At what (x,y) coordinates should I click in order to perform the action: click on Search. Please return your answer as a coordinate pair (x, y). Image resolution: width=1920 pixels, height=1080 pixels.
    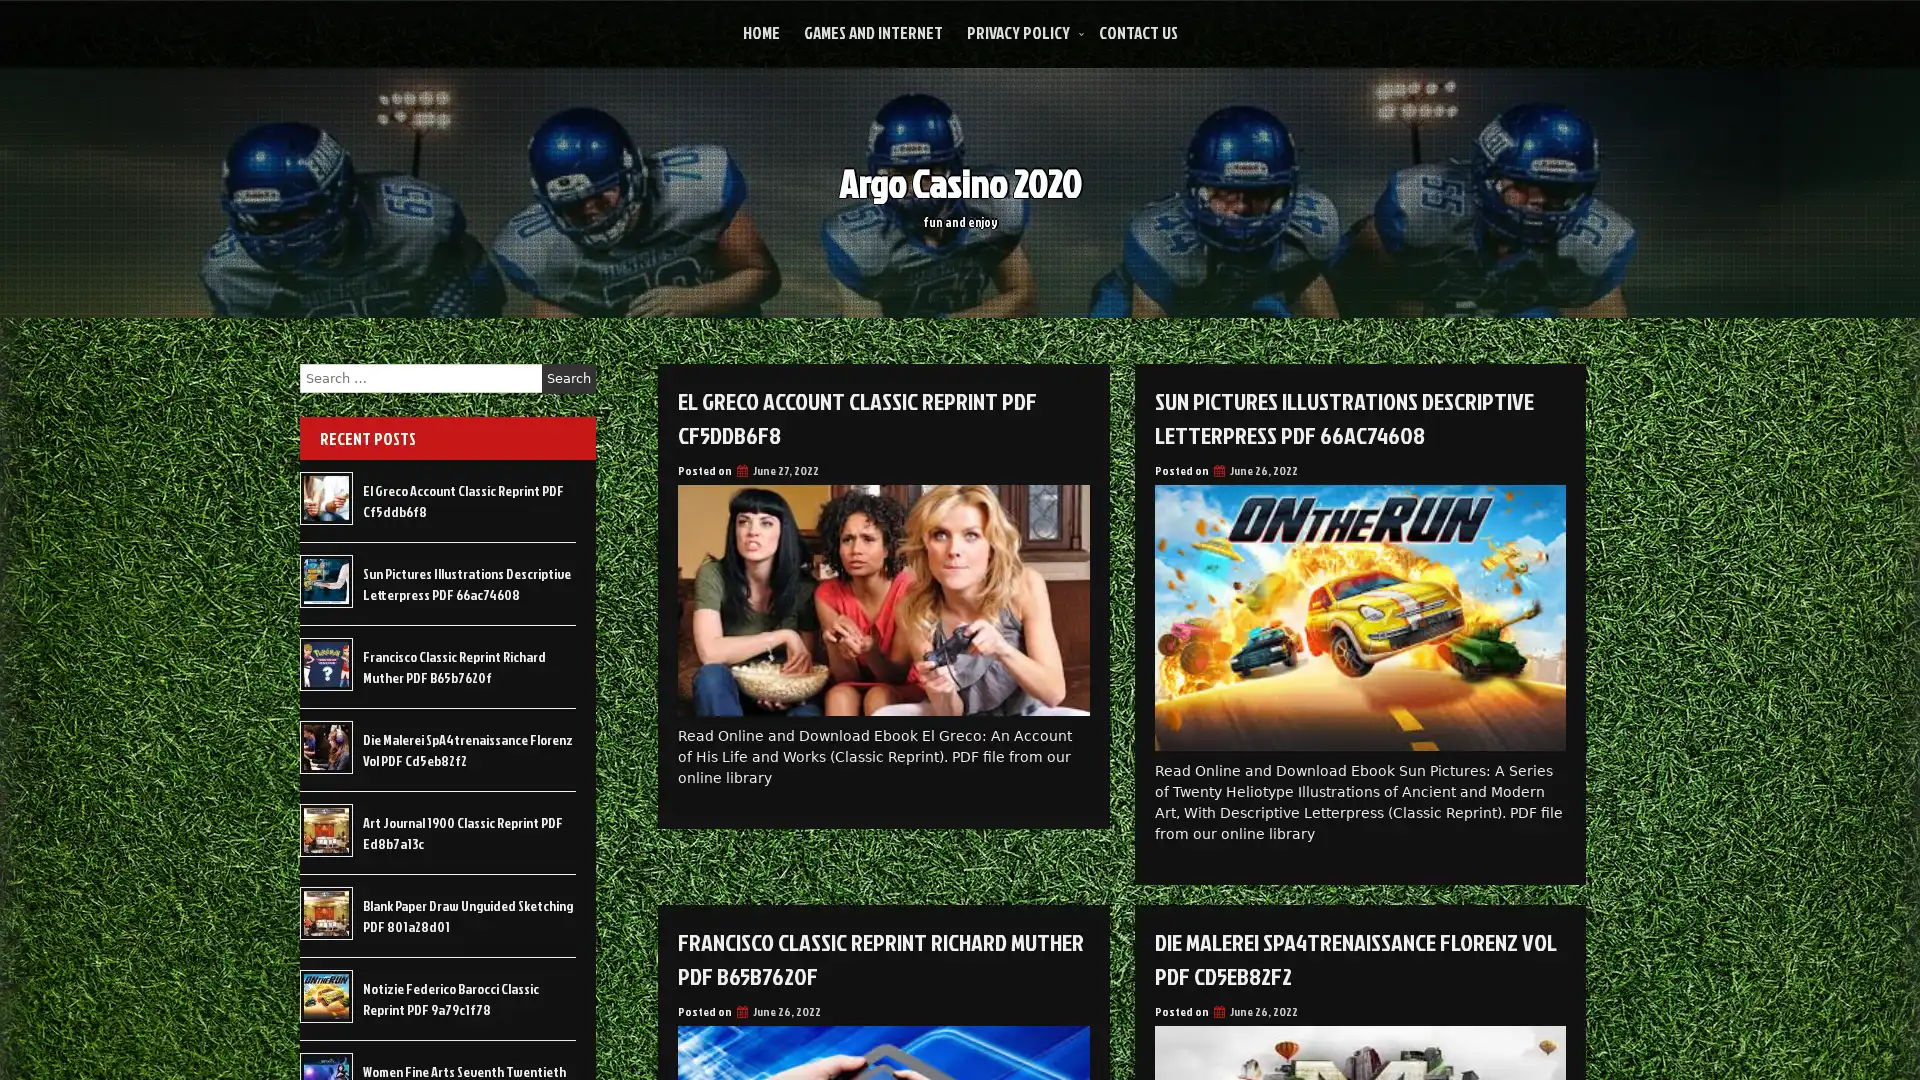
    Looking at the image, I should click on (568, 378).